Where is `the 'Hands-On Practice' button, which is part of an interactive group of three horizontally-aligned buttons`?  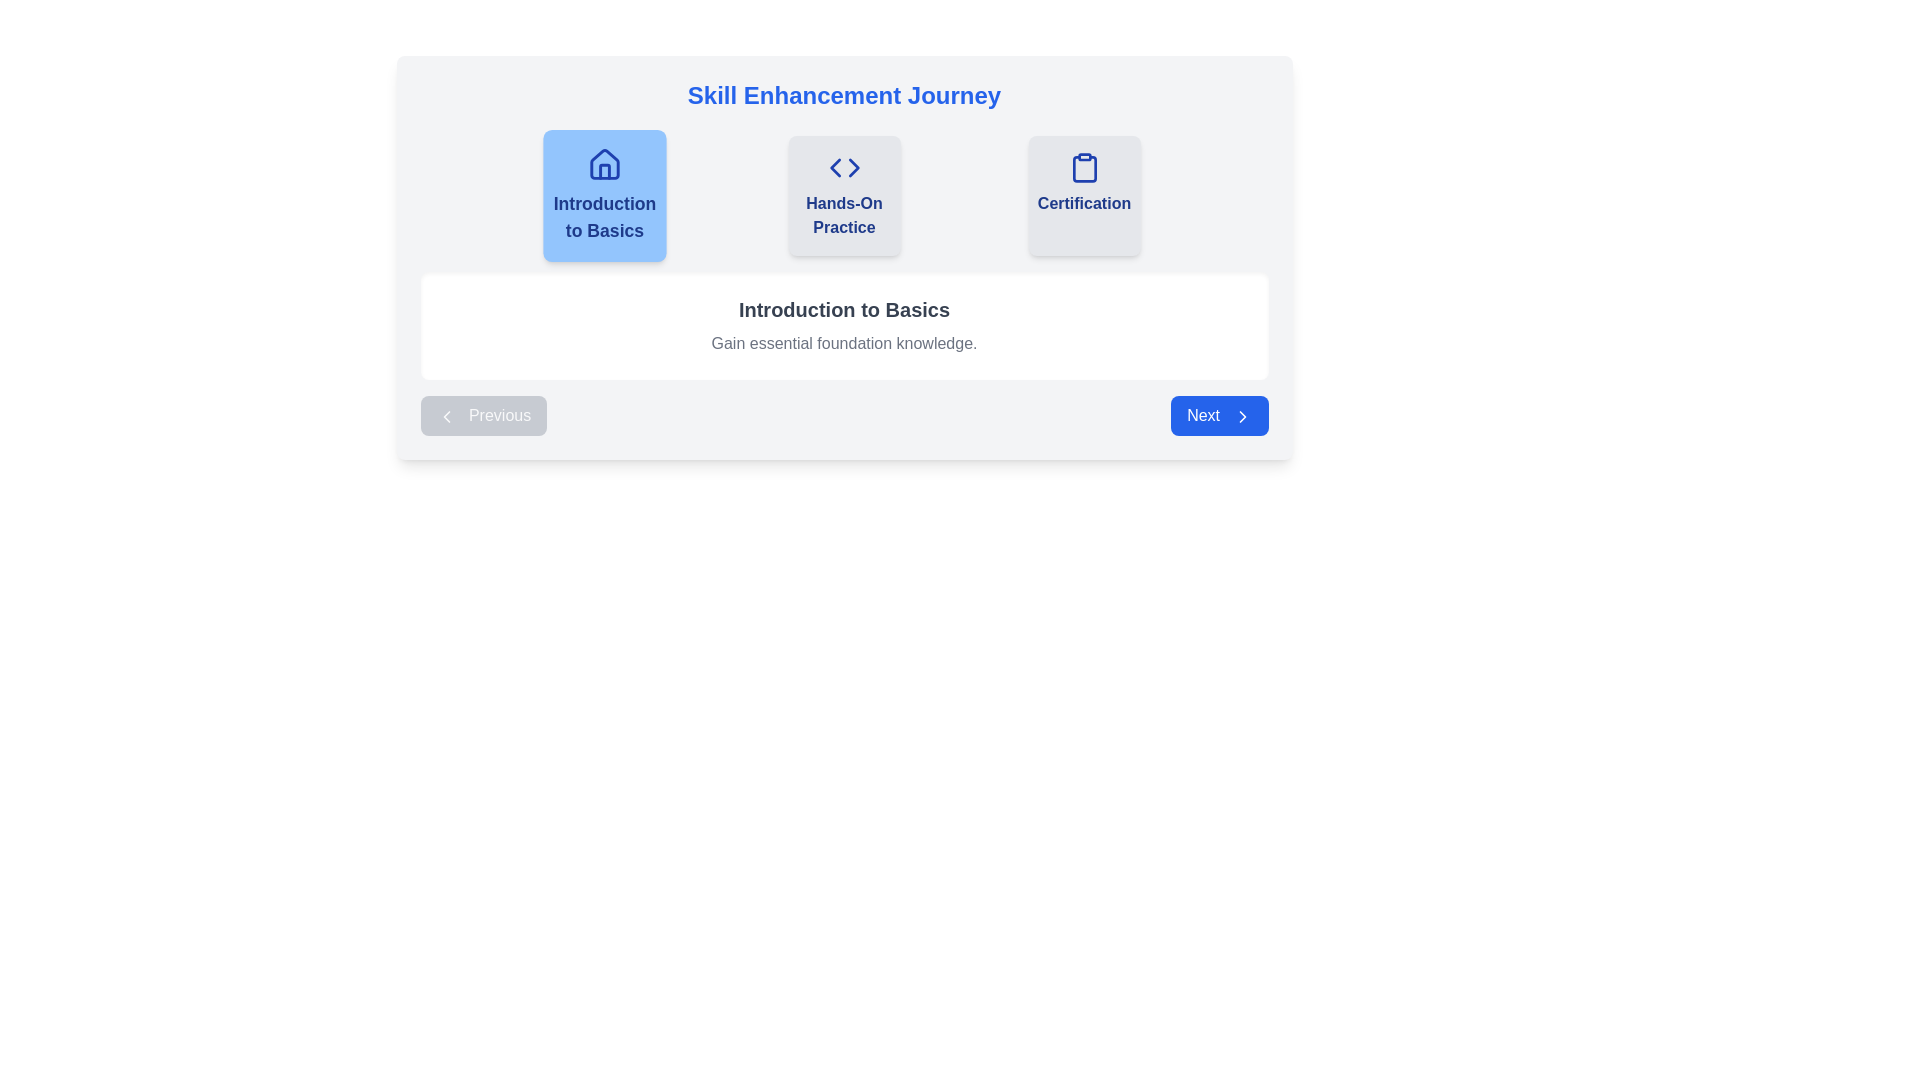
the 'Hands-On Practice' button, which is part of an interactive group of three horizontally-aligned buttons is located at coordinates (844, 196).